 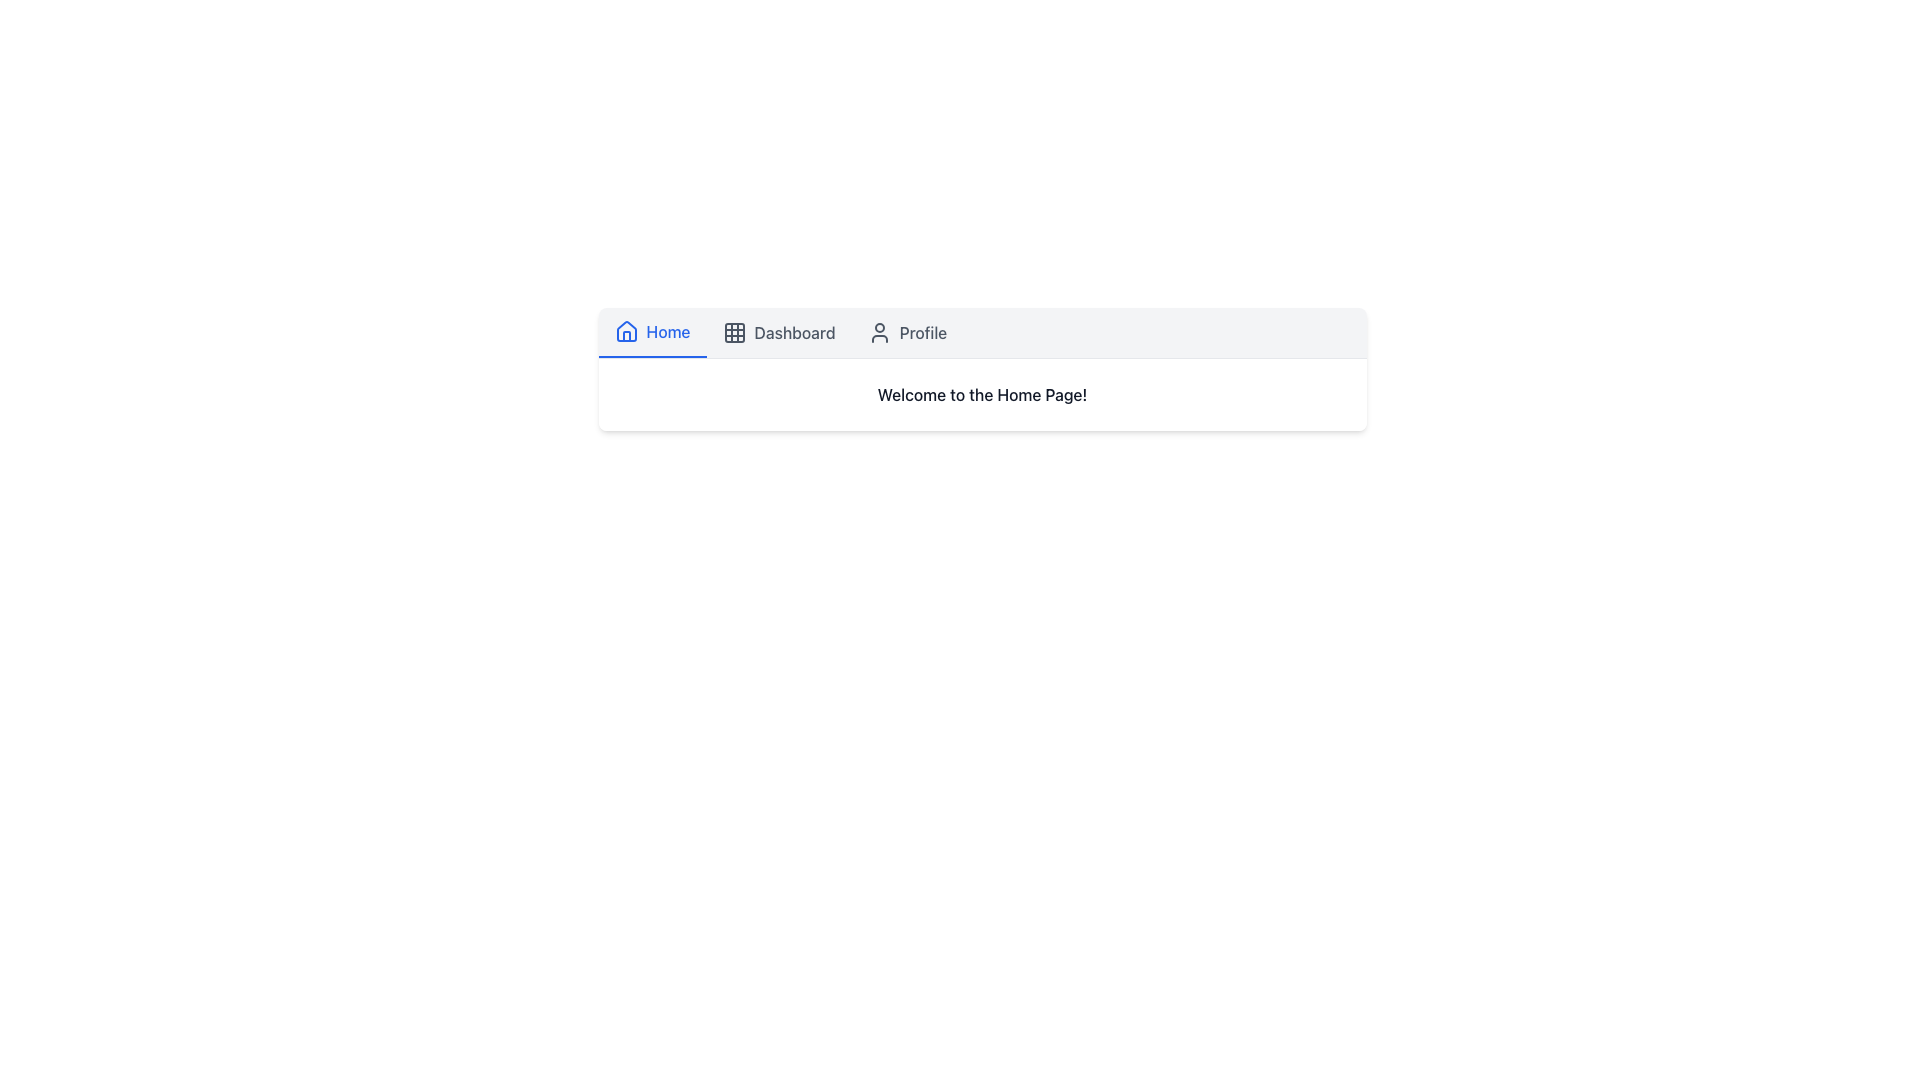 What do you see at coordinates (733, 331) in the screenshot?
I see `the top-left square of the 3x3 grid icon representing dashboard functionality, located next to the navigation tab labeled 'Dashboard'` at bounding box center [733, 331].